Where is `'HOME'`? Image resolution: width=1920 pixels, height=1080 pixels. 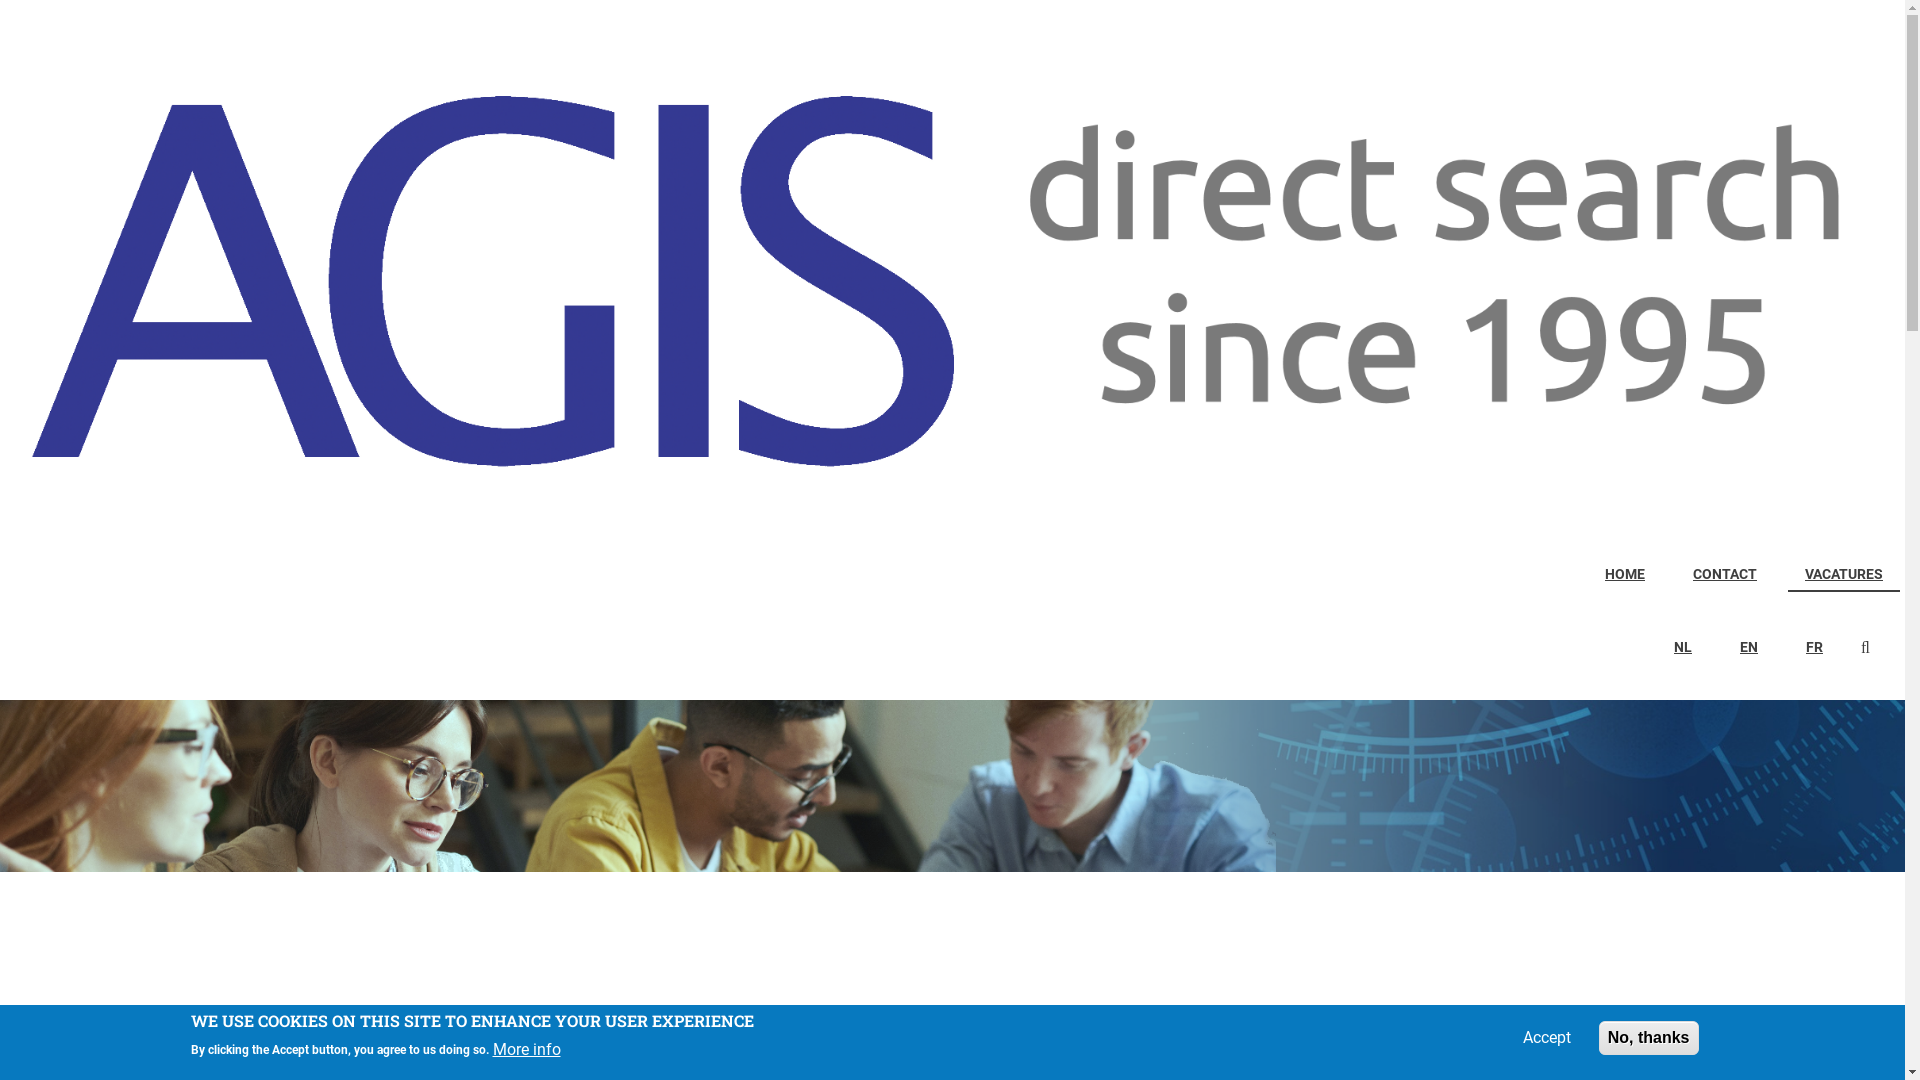
'HOME' is located at coordinates (1587, 575).